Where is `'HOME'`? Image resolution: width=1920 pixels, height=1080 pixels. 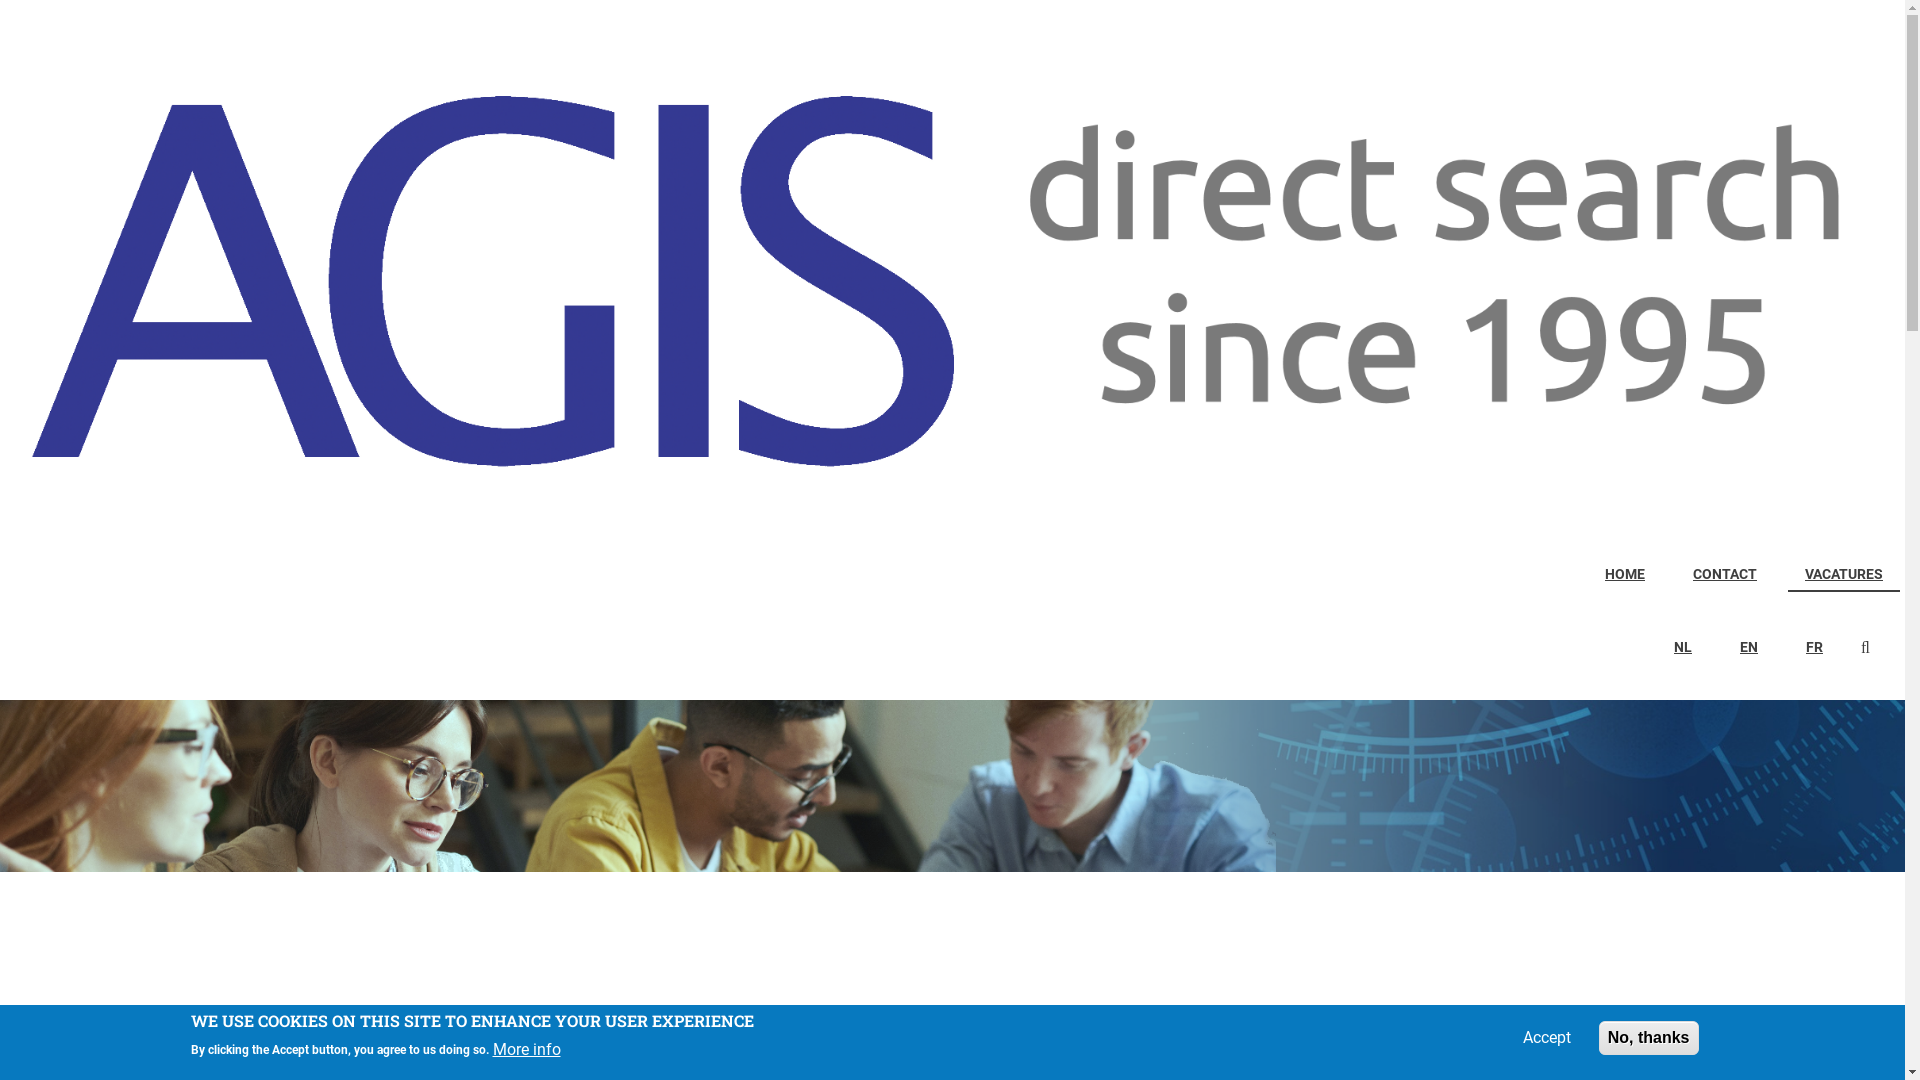
'HOME' is located at coordinates (1587, 575).